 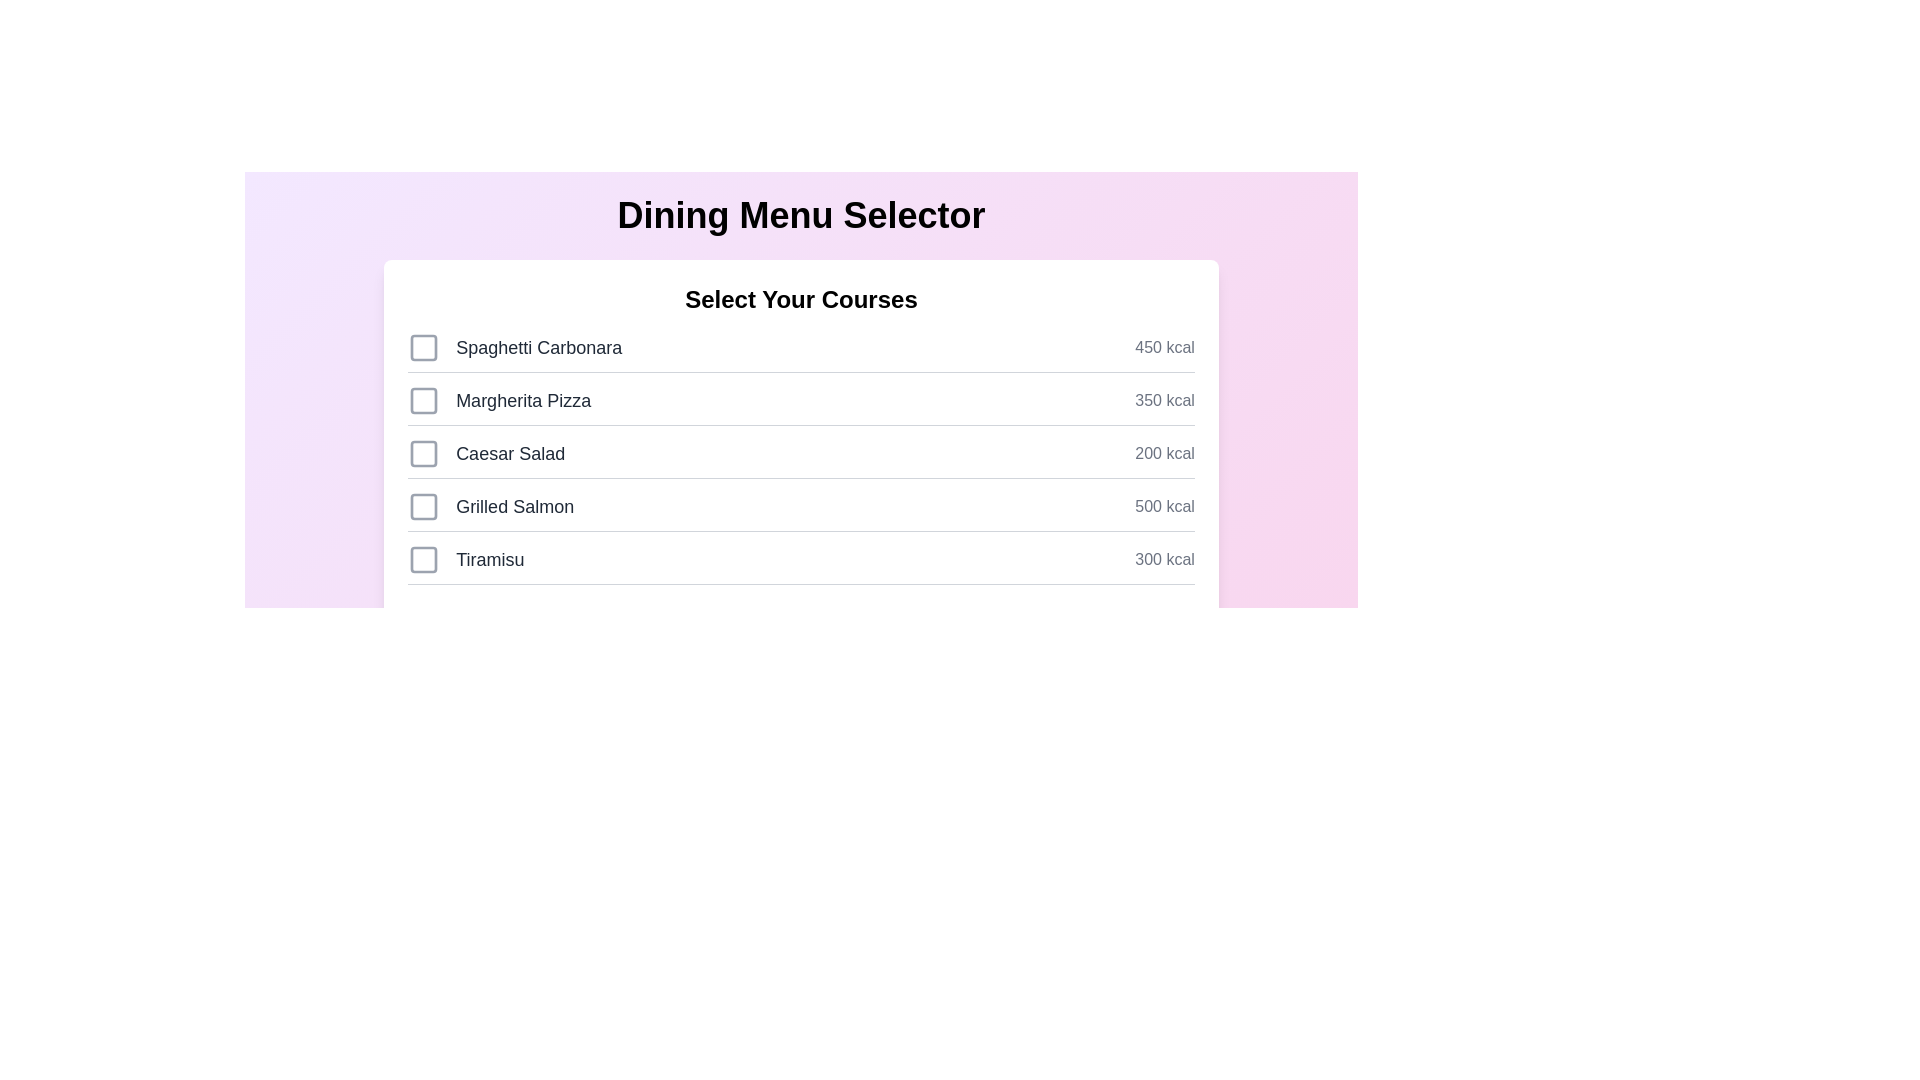 What do you see at coordinates (1165, 454) in the screenshot?
I see `the calorie information for Caesar Salad` at bounding box center [1165, 454].